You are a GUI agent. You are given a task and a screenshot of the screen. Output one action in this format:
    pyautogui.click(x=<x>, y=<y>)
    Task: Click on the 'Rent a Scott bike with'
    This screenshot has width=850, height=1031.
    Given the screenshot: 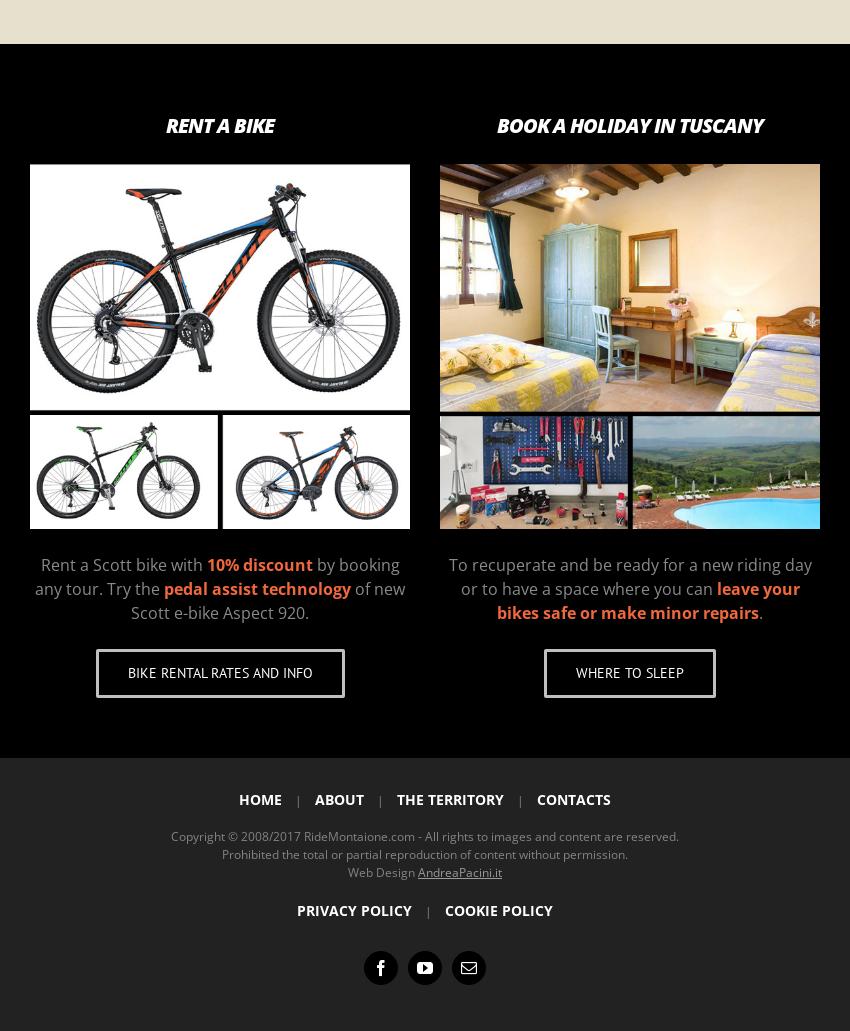 What is the action you would take?
    pyautogui.click(x=121, y=562)
    